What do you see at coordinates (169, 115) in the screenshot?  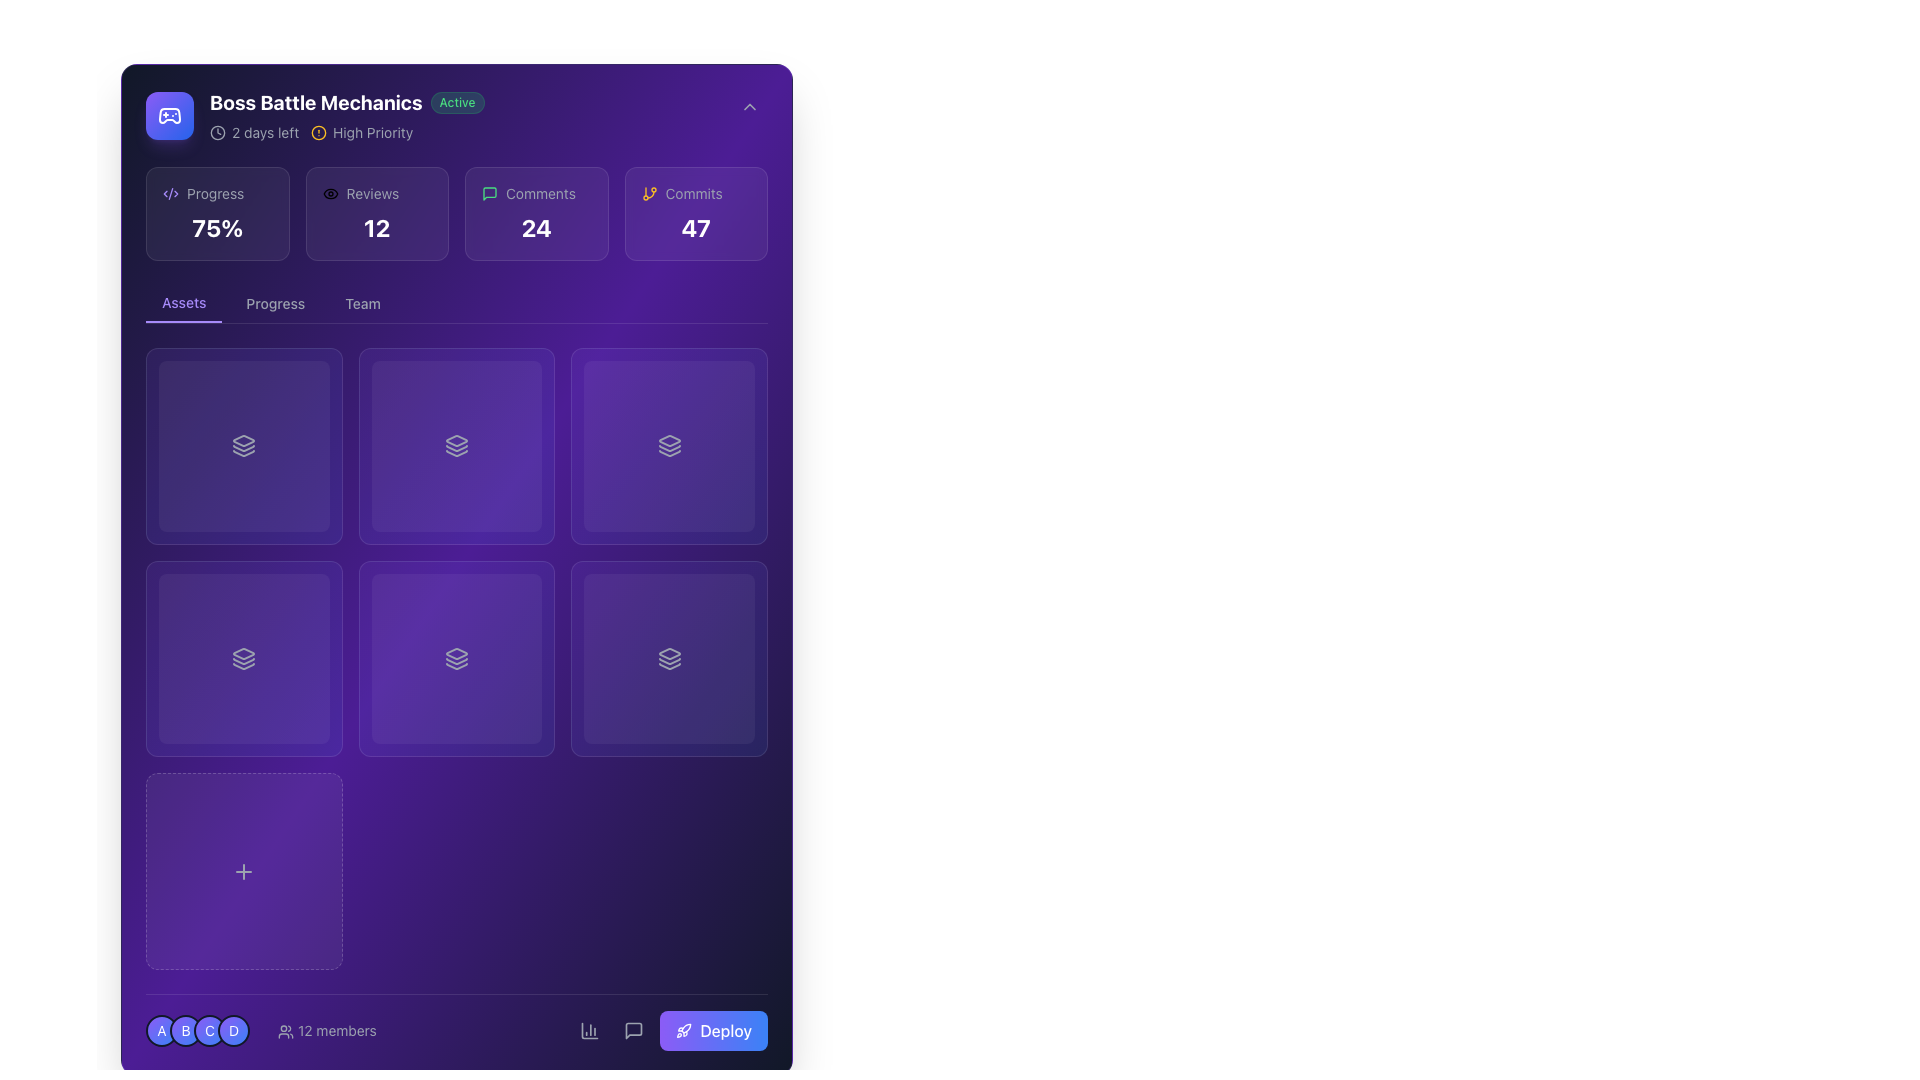 I see `the graphical representation of the gaming-related icon in the top-left corner next to the 'Boss Battle Mechanics' title` at bounding box center [169, 115].